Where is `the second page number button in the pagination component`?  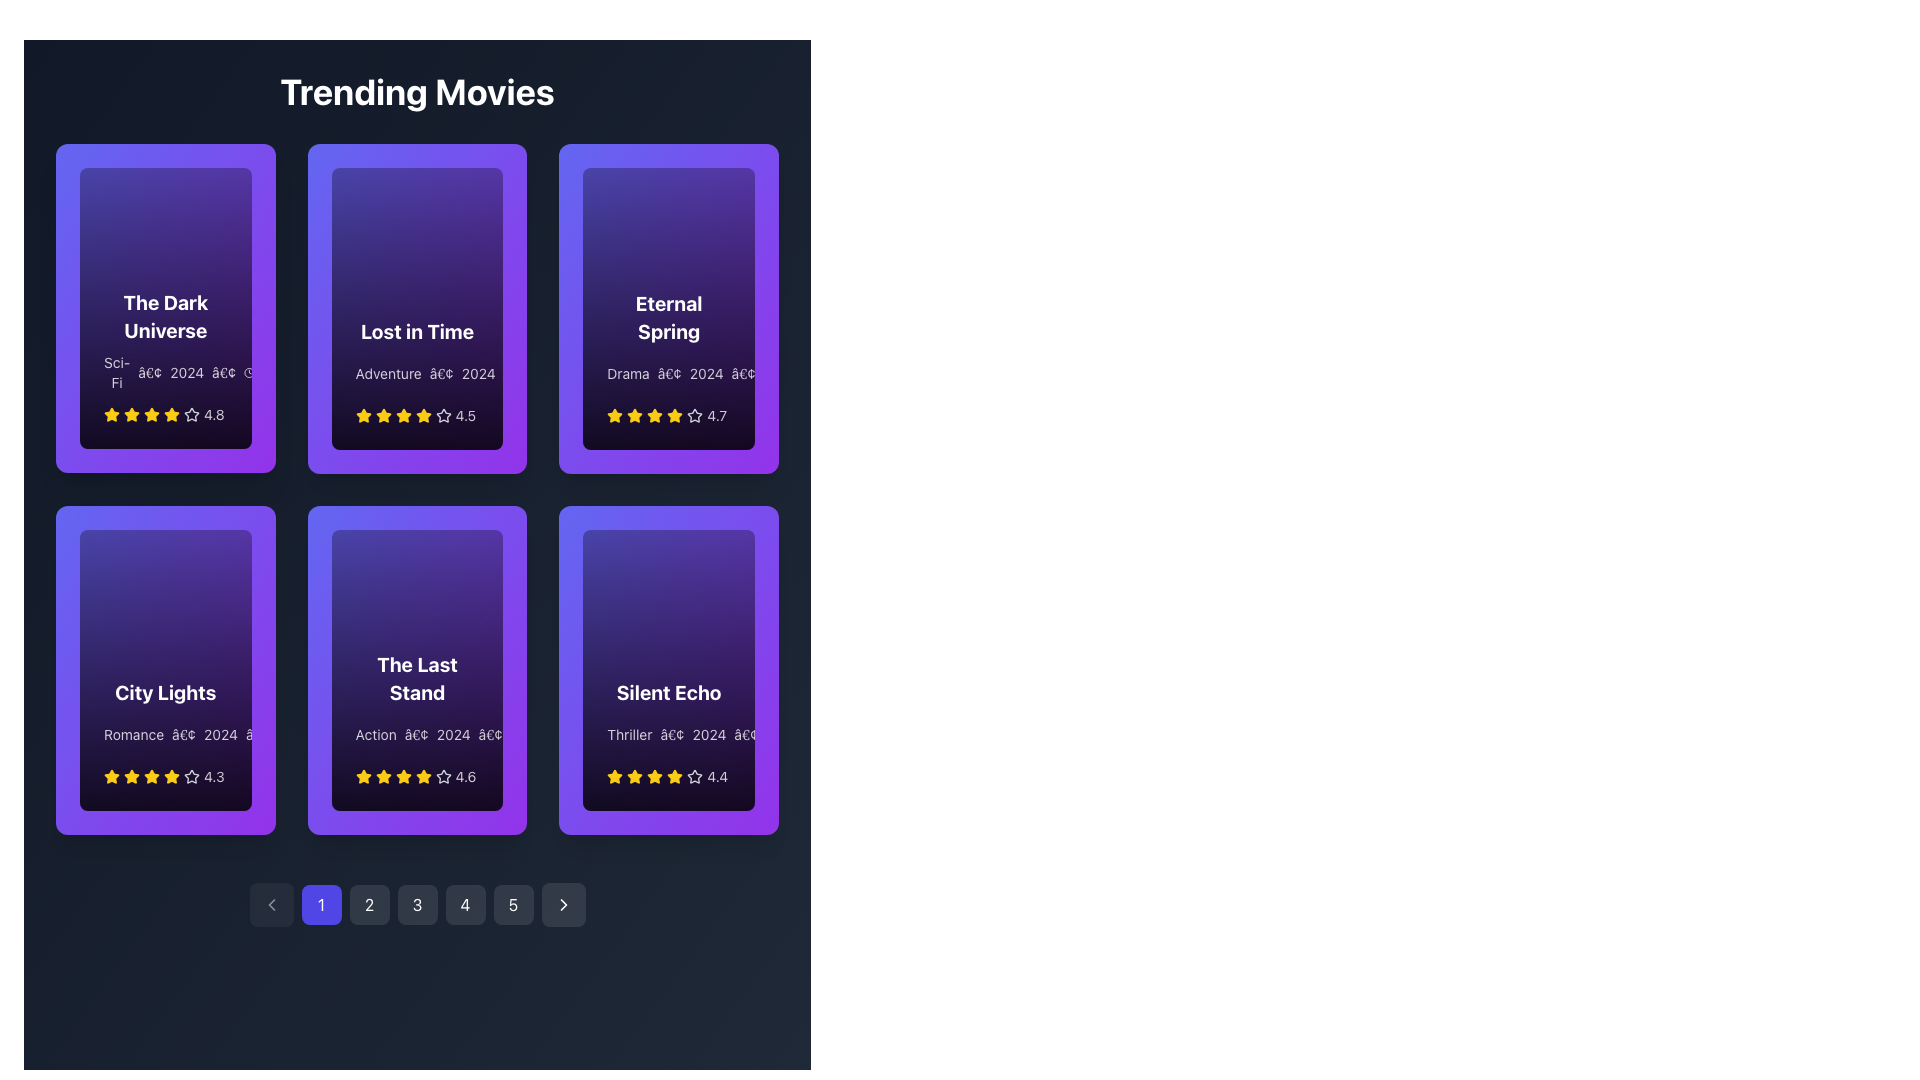 the second page number button in the pagination component is located at coordinates (369, 905).